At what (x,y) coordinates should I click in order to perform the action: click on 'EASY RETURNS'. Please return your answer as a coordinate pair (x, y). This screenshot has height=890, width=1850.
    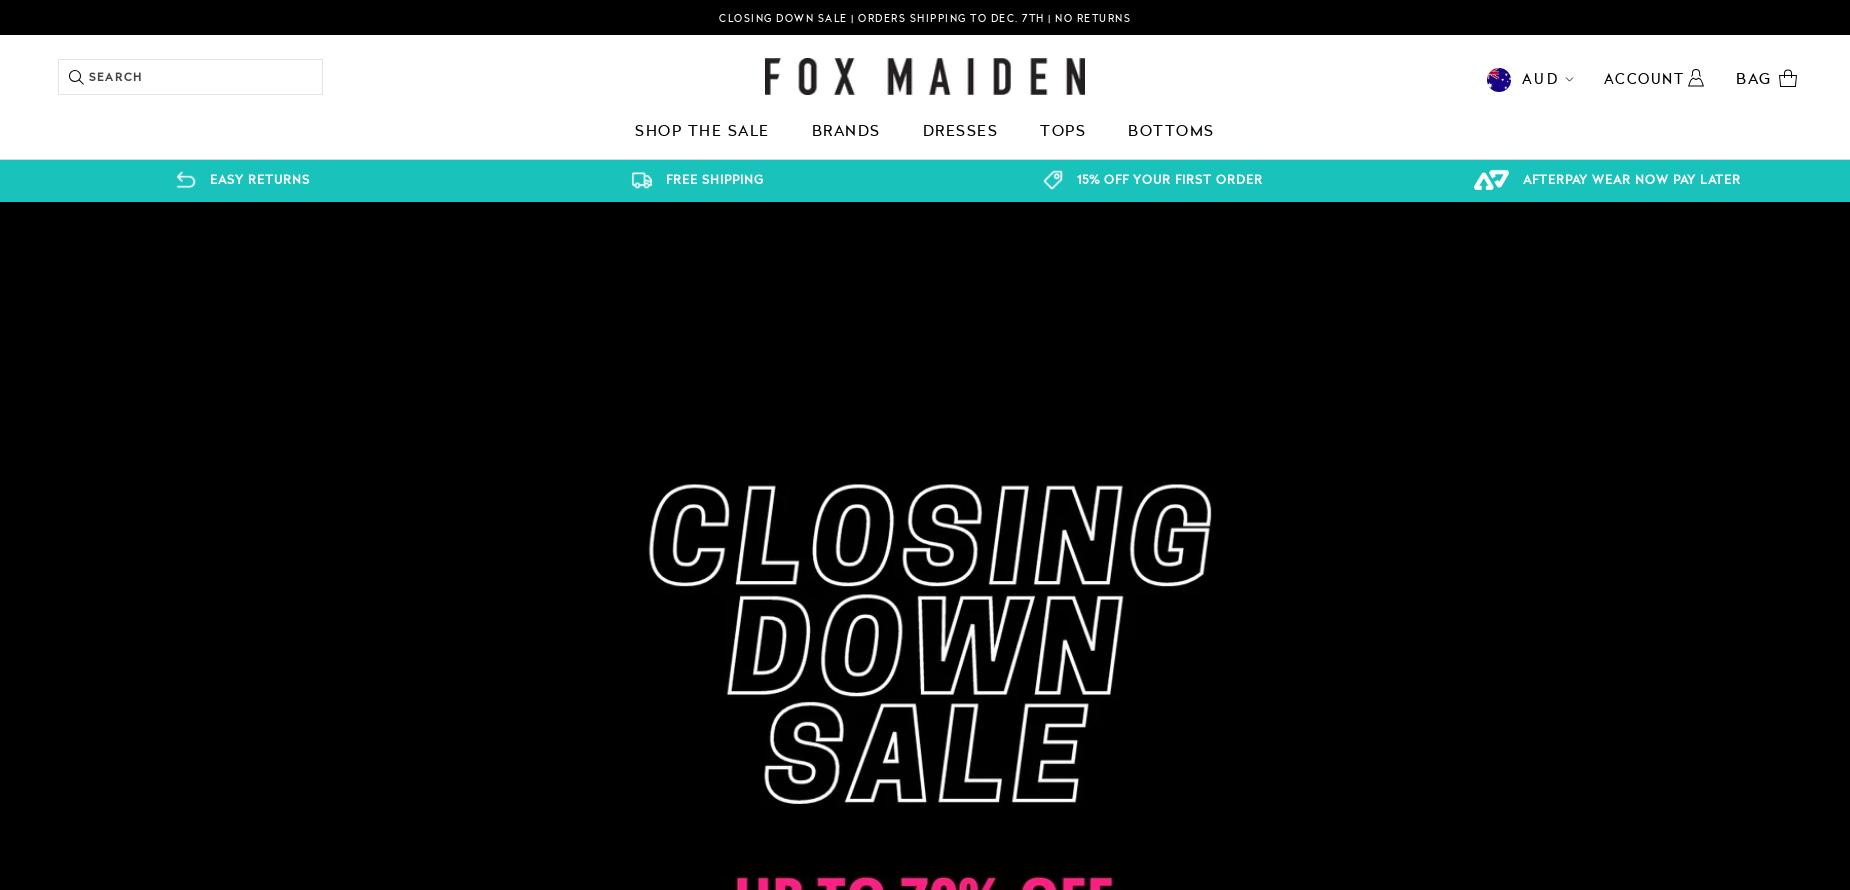
    Looking at the image, I should click on (258, 179).